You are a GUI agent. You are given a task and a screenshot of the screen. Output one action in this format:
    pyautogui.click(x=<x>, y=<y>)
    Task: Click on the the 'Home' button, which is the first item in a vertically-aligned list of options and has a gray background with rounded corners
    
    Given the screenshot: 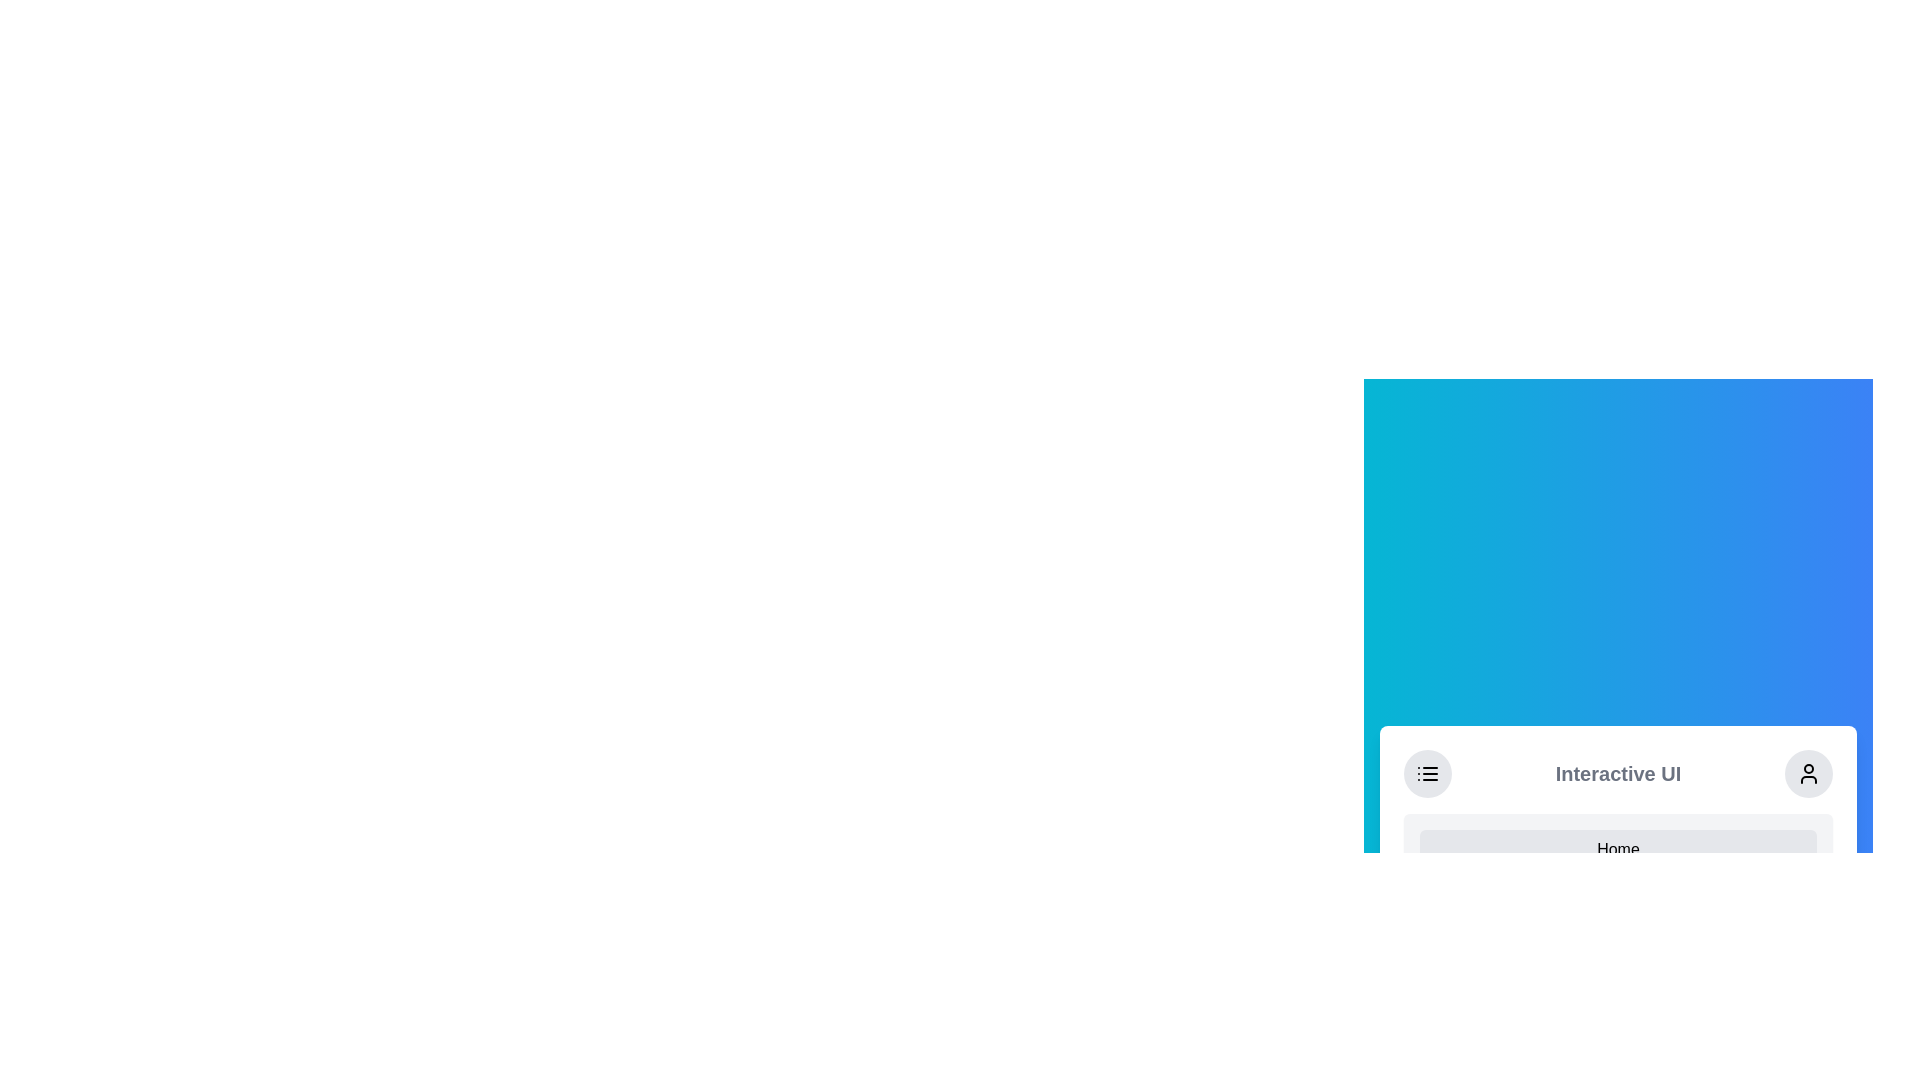 What is the action you would take?
    pyautogui.click(x=1618, y=849)
    